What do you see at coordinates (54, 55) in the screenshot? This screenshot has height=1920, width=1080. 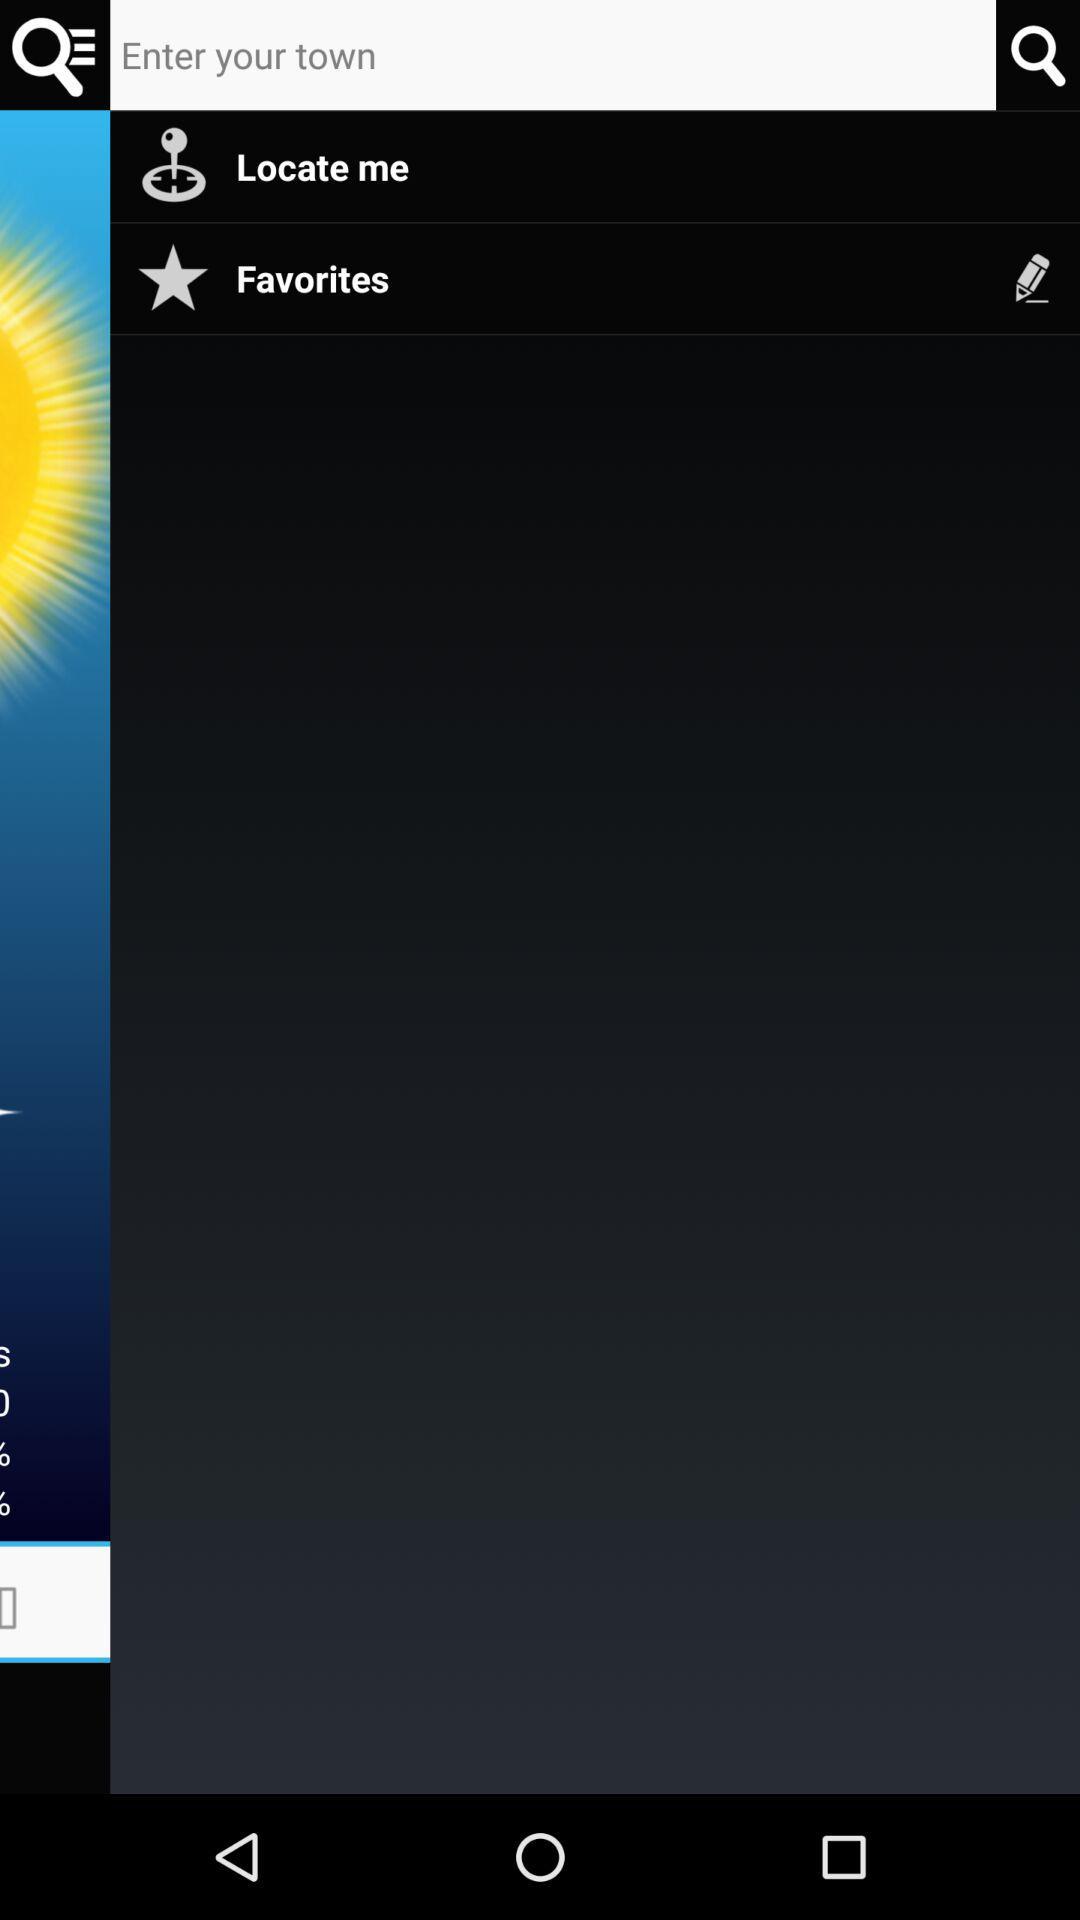 I see `type in your town` at bounding box center [54, 55].